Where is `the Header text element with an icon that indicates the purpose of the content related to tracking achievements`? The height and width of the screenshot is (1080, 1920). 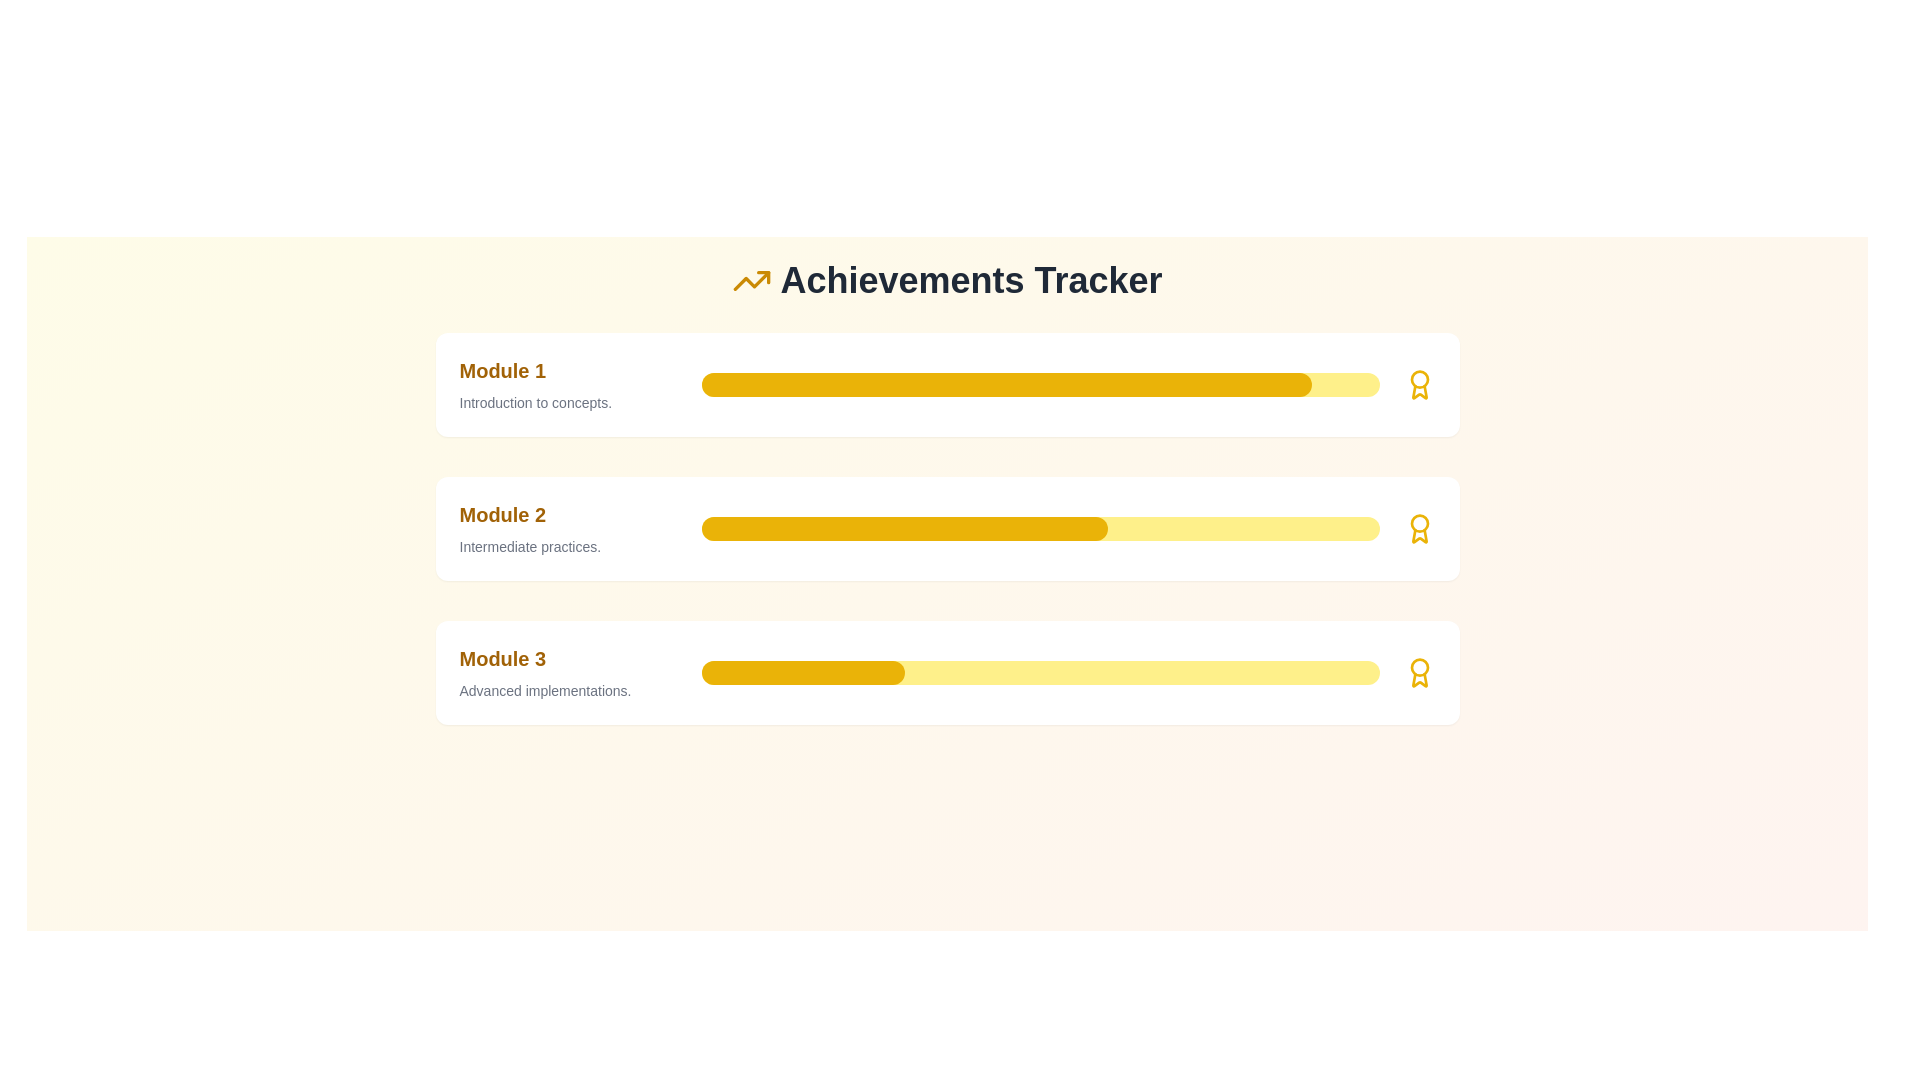 the Header text element with an icon that indicates the purpose of the content related to tracking achievements is located at coordinates (946, 281).